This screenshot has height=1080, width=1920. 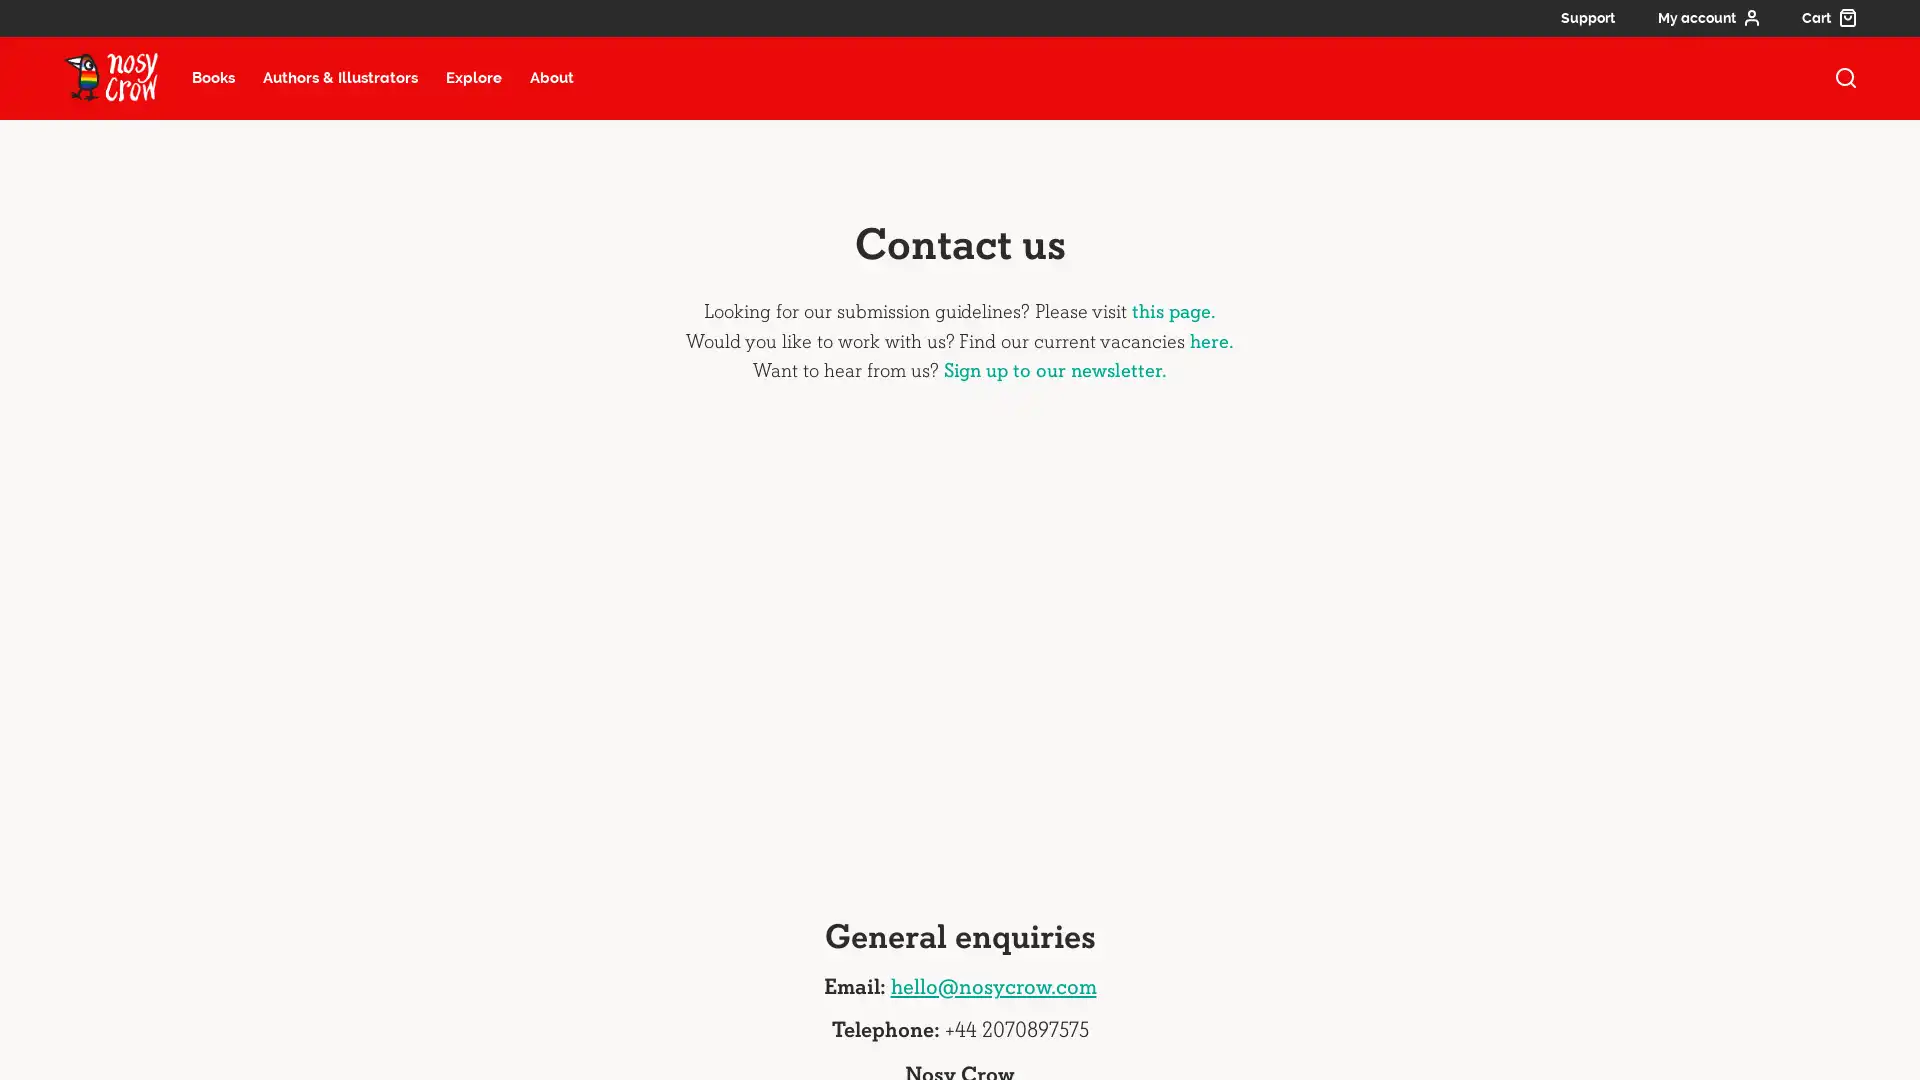 What do you see at coordinates (552, 76) in the screenshot?
I see `About menu item, select to open about submenu (13 items)` at bounding box center [552, 76].